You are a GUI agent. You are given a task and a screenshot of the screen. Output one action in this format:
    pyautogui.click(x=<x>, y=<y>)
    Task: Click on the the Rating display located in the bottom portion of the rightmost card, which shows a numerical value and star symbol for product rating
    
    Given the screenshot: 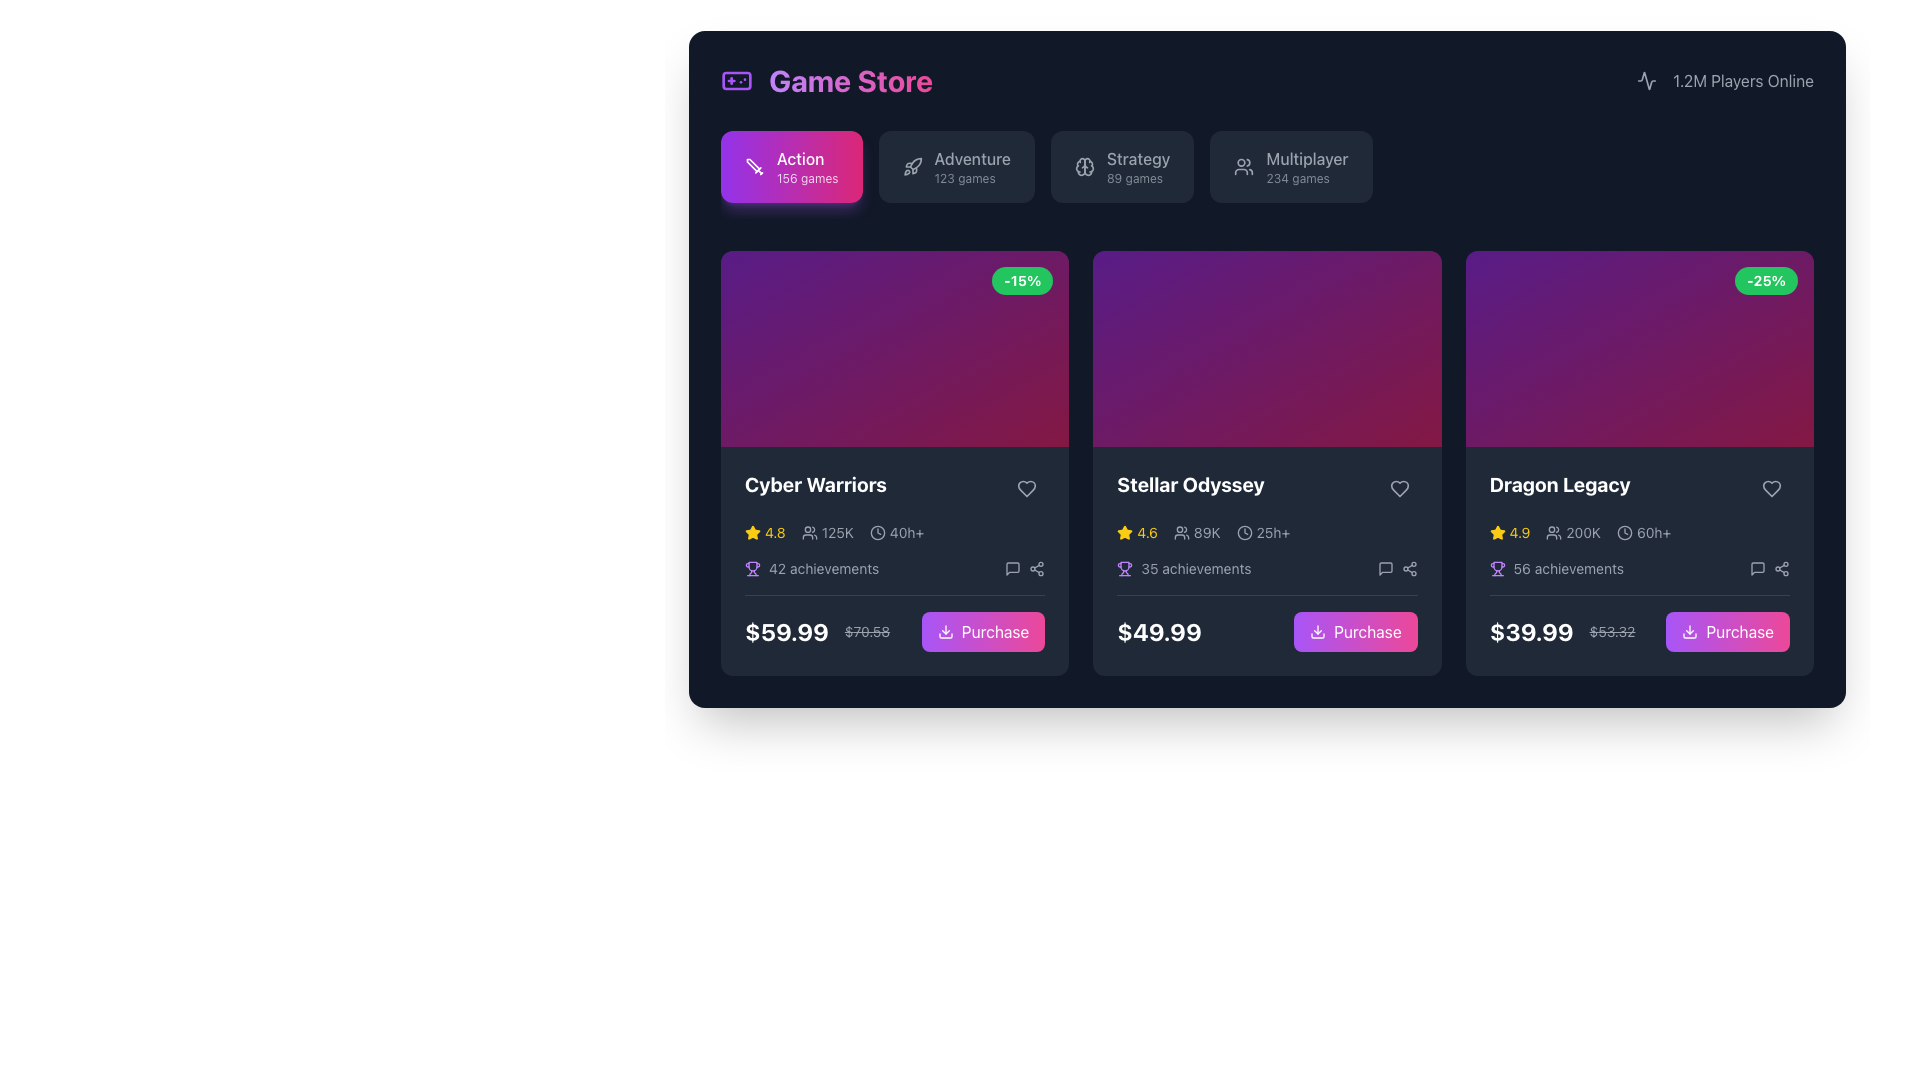 What is the action you would take?
    pyautogui.click(x=1509, y=531)
    